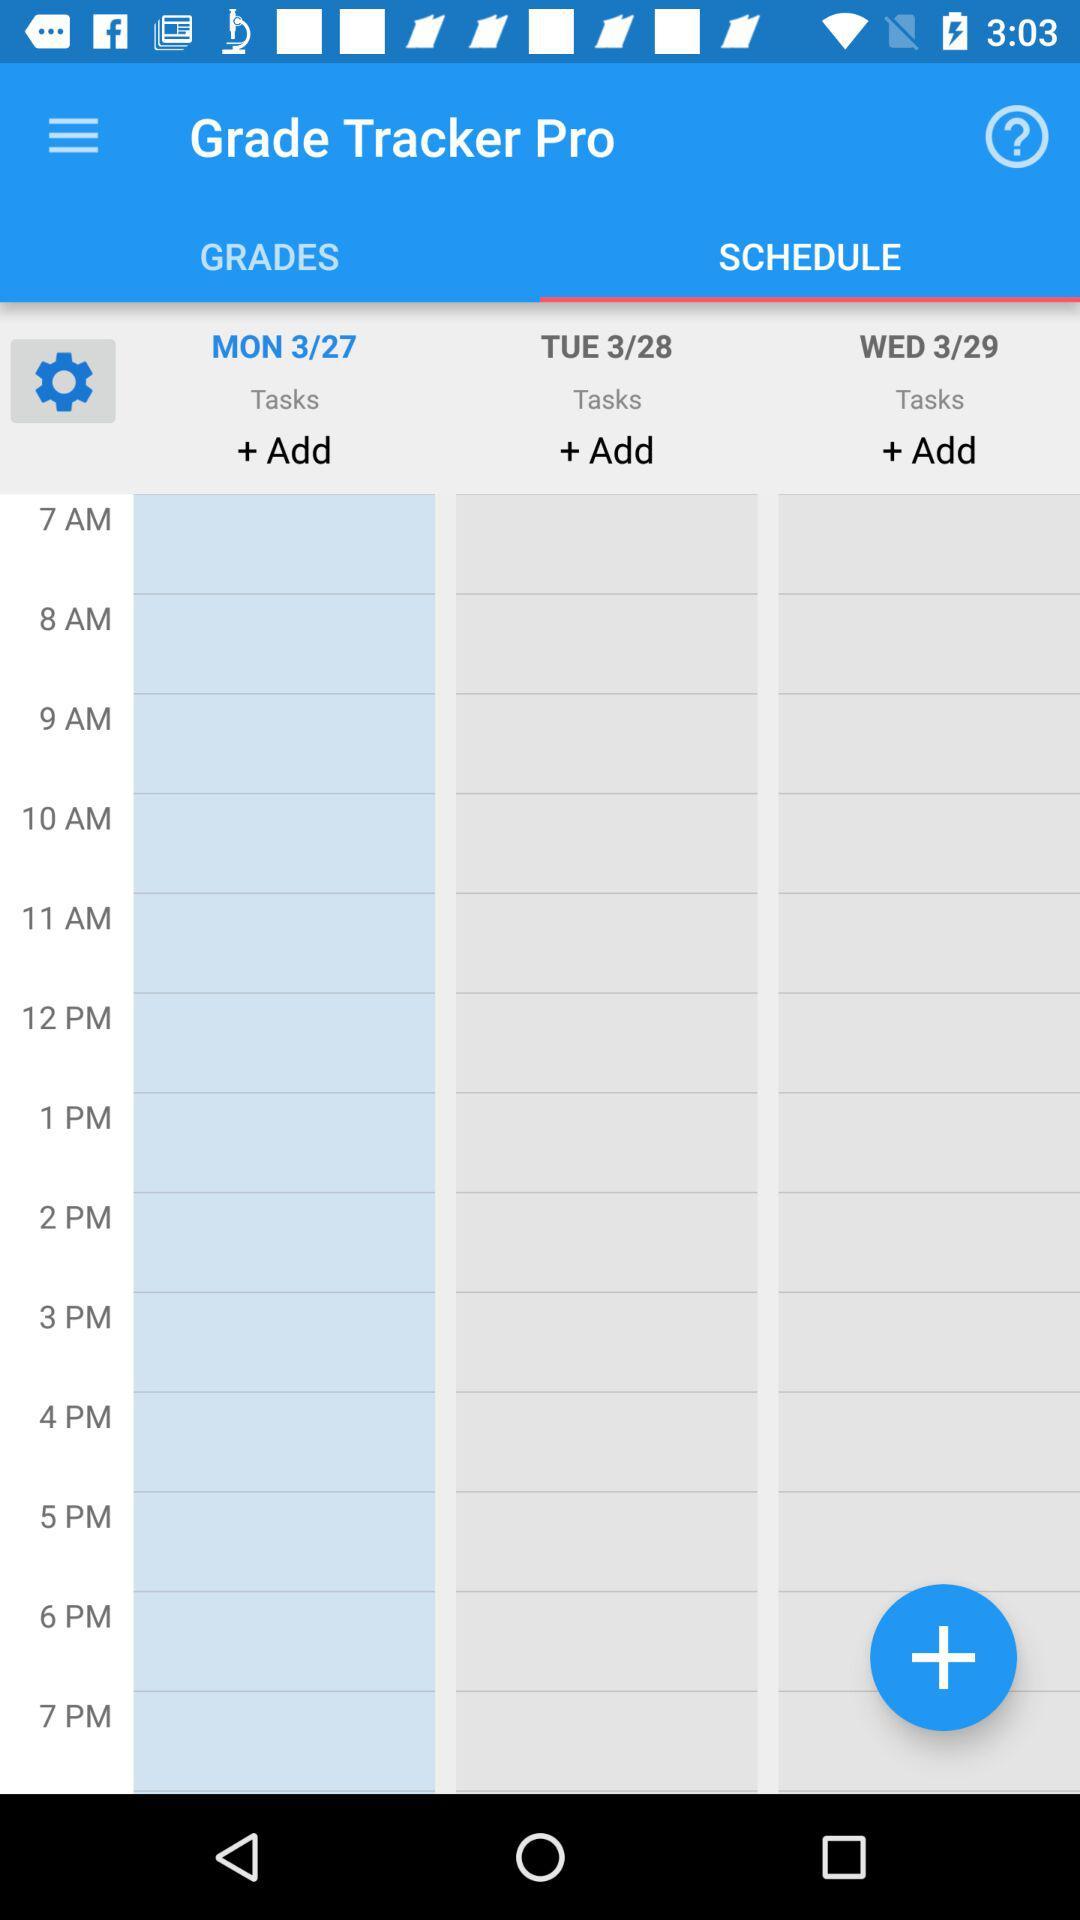 The width and height of the screenshot is (1080, 1920). I want to click on icon at the bottom right corner, so click(943, 1657).